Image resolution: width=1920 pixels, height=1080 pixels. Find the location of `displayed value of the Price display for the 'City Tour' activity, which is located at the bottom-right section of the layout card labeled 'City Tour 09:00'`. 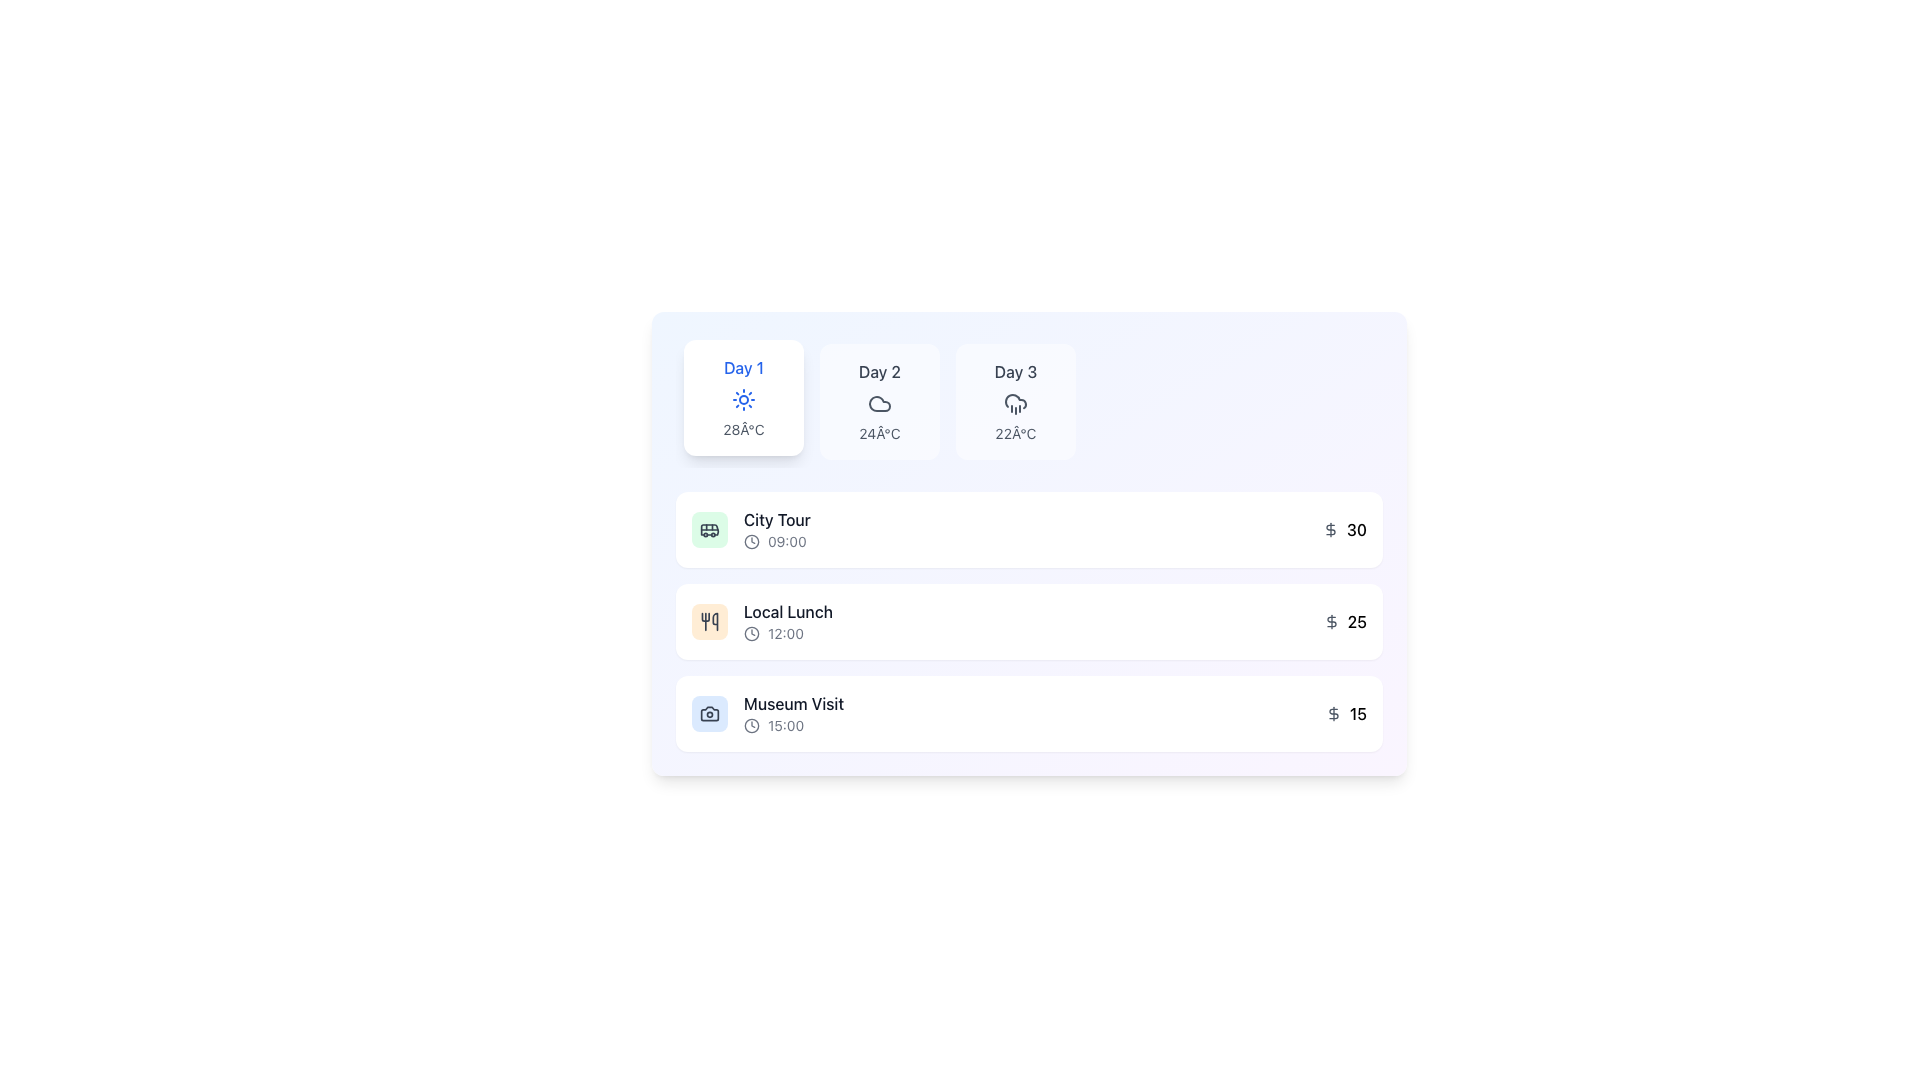

displayed value of the Price display for the 'City Tour' activity, which is located at the bottom-right section of the layout card labeled 'City Tour 09:00' is located at coordinates (1344, 528).